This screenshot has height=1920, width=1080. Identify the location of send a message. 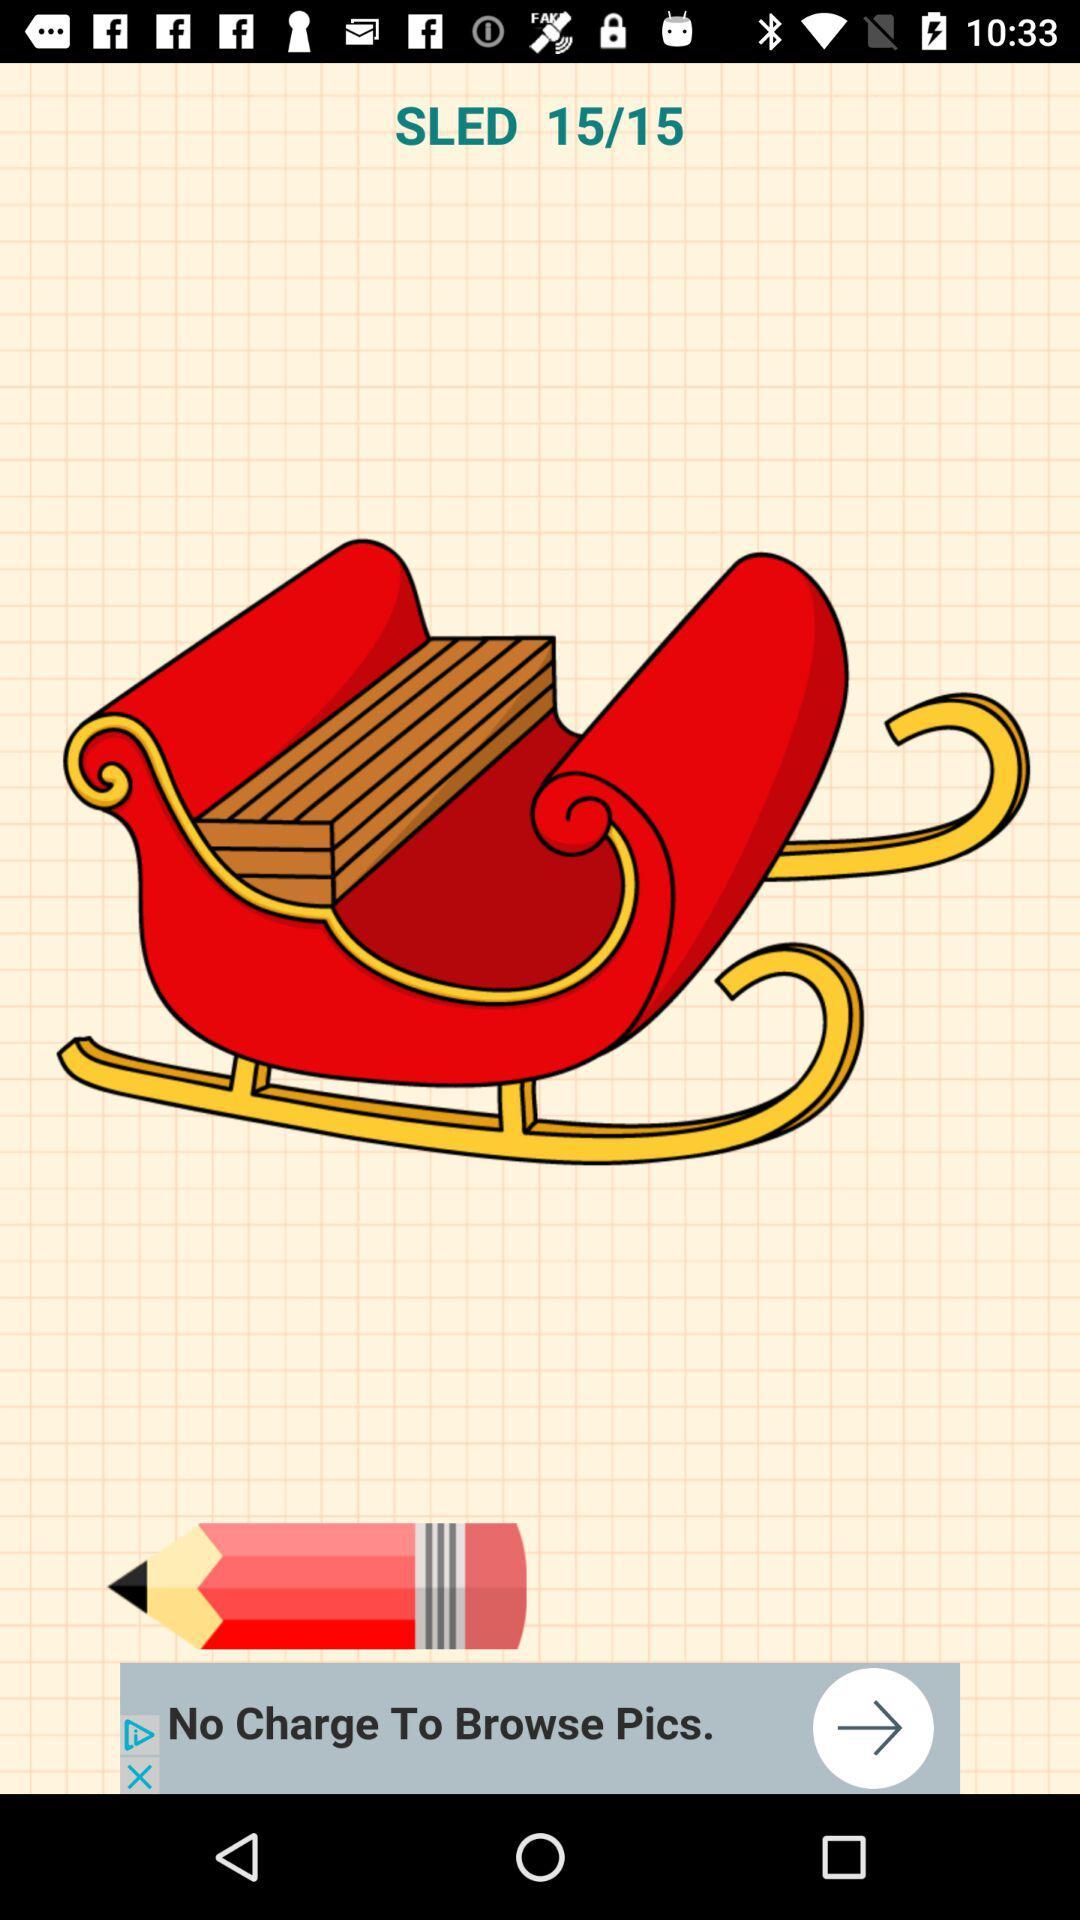
(315, 1585).